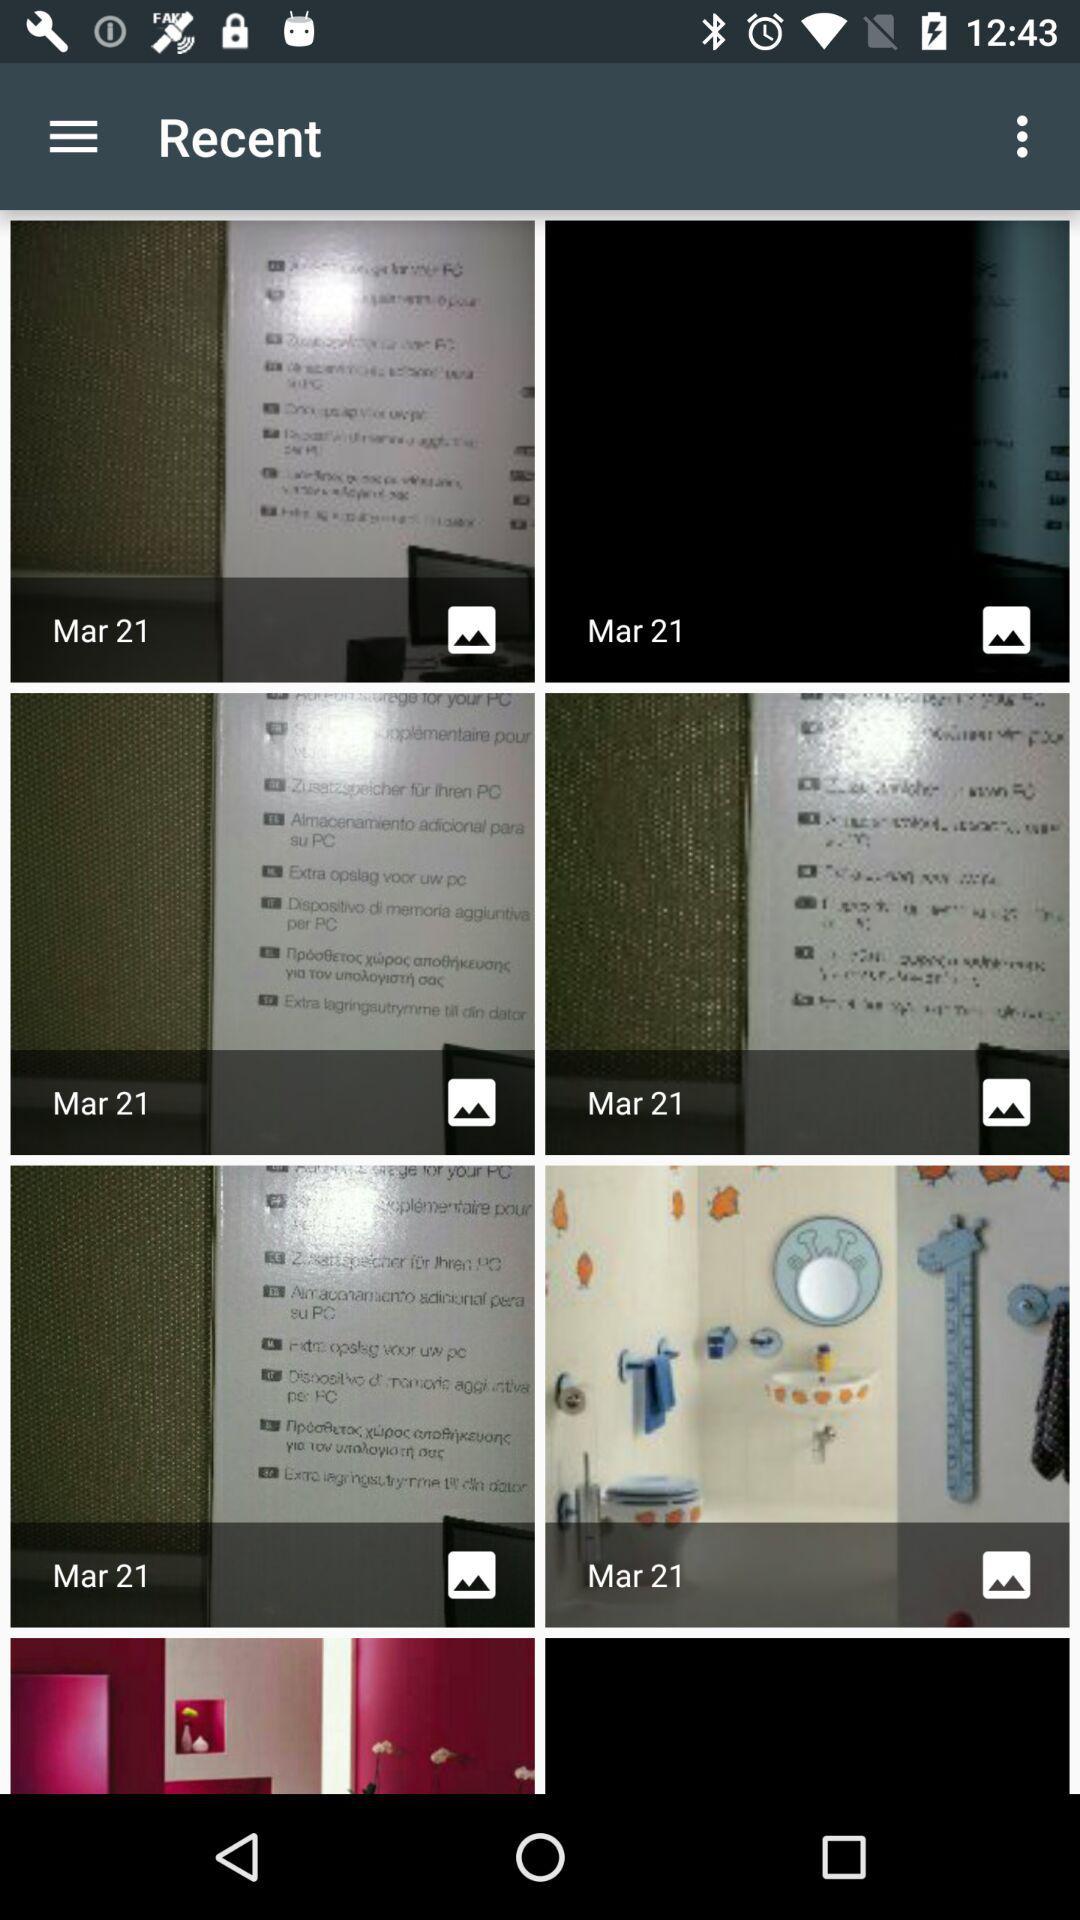 Image resolution: width=1080 pixels, height=1920 pixels. I want to click on item next to recent item, so click(1027, 135).